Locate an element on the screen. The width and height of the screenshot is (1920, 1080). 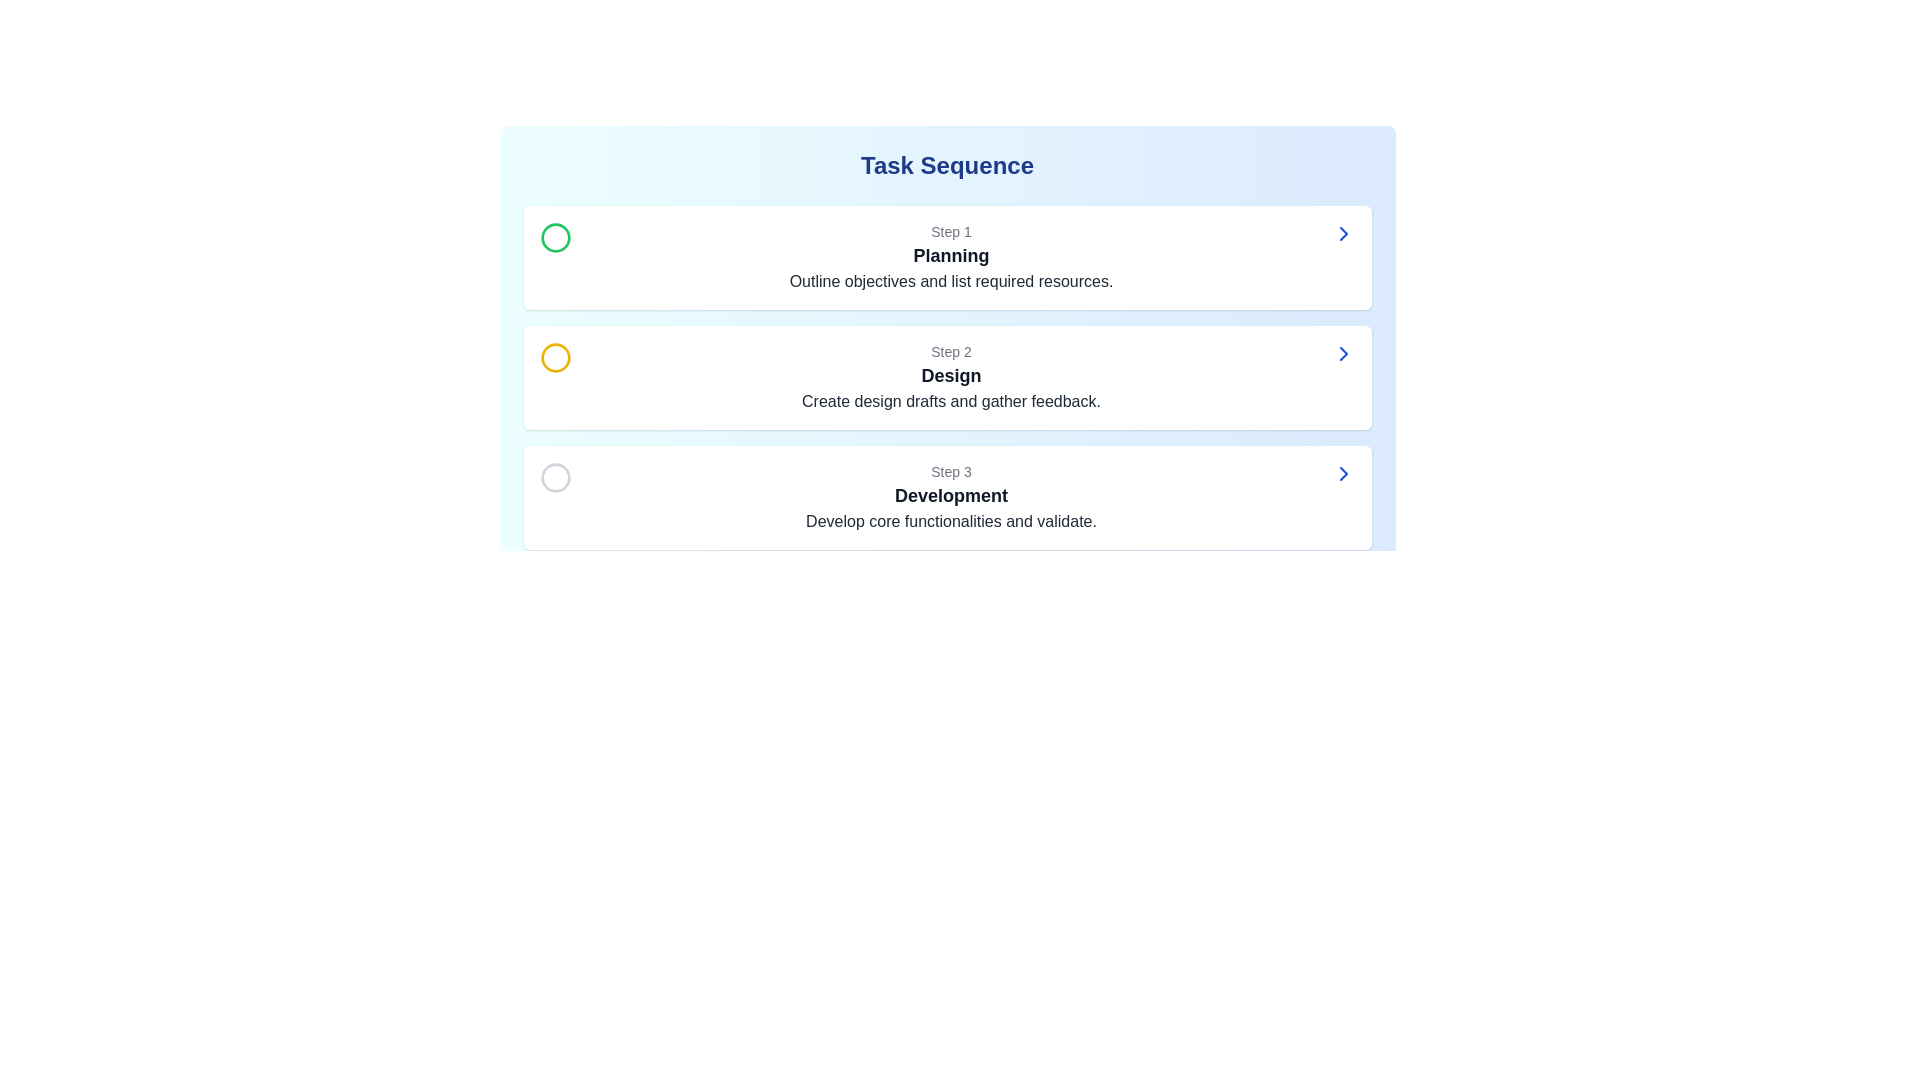
the text label indicating the step number in the third task card under the 'Development' heading is located at coordinates (950, 471).